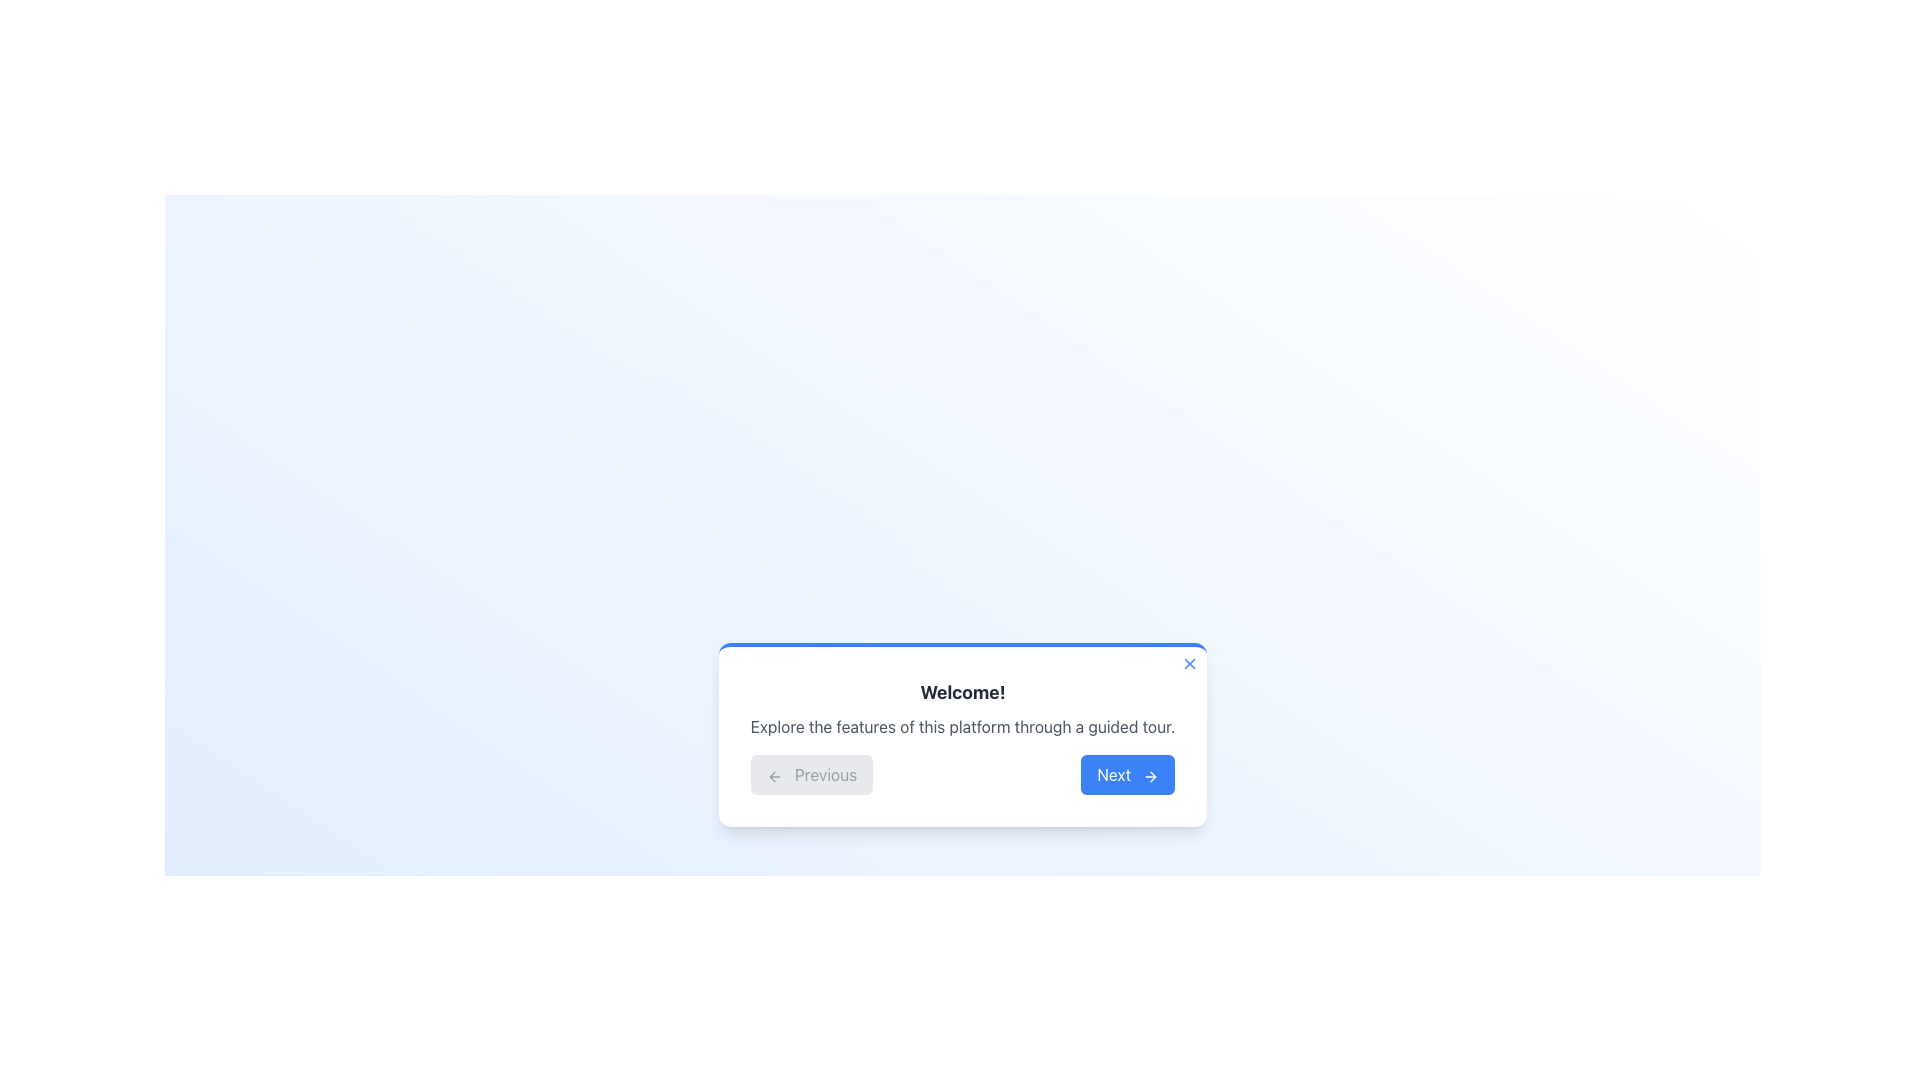  Describe the element at coordinates (963, 774) in the screenshot. I see `the navigation controls containing 'Previous' and 'Next' buttons` at that location.